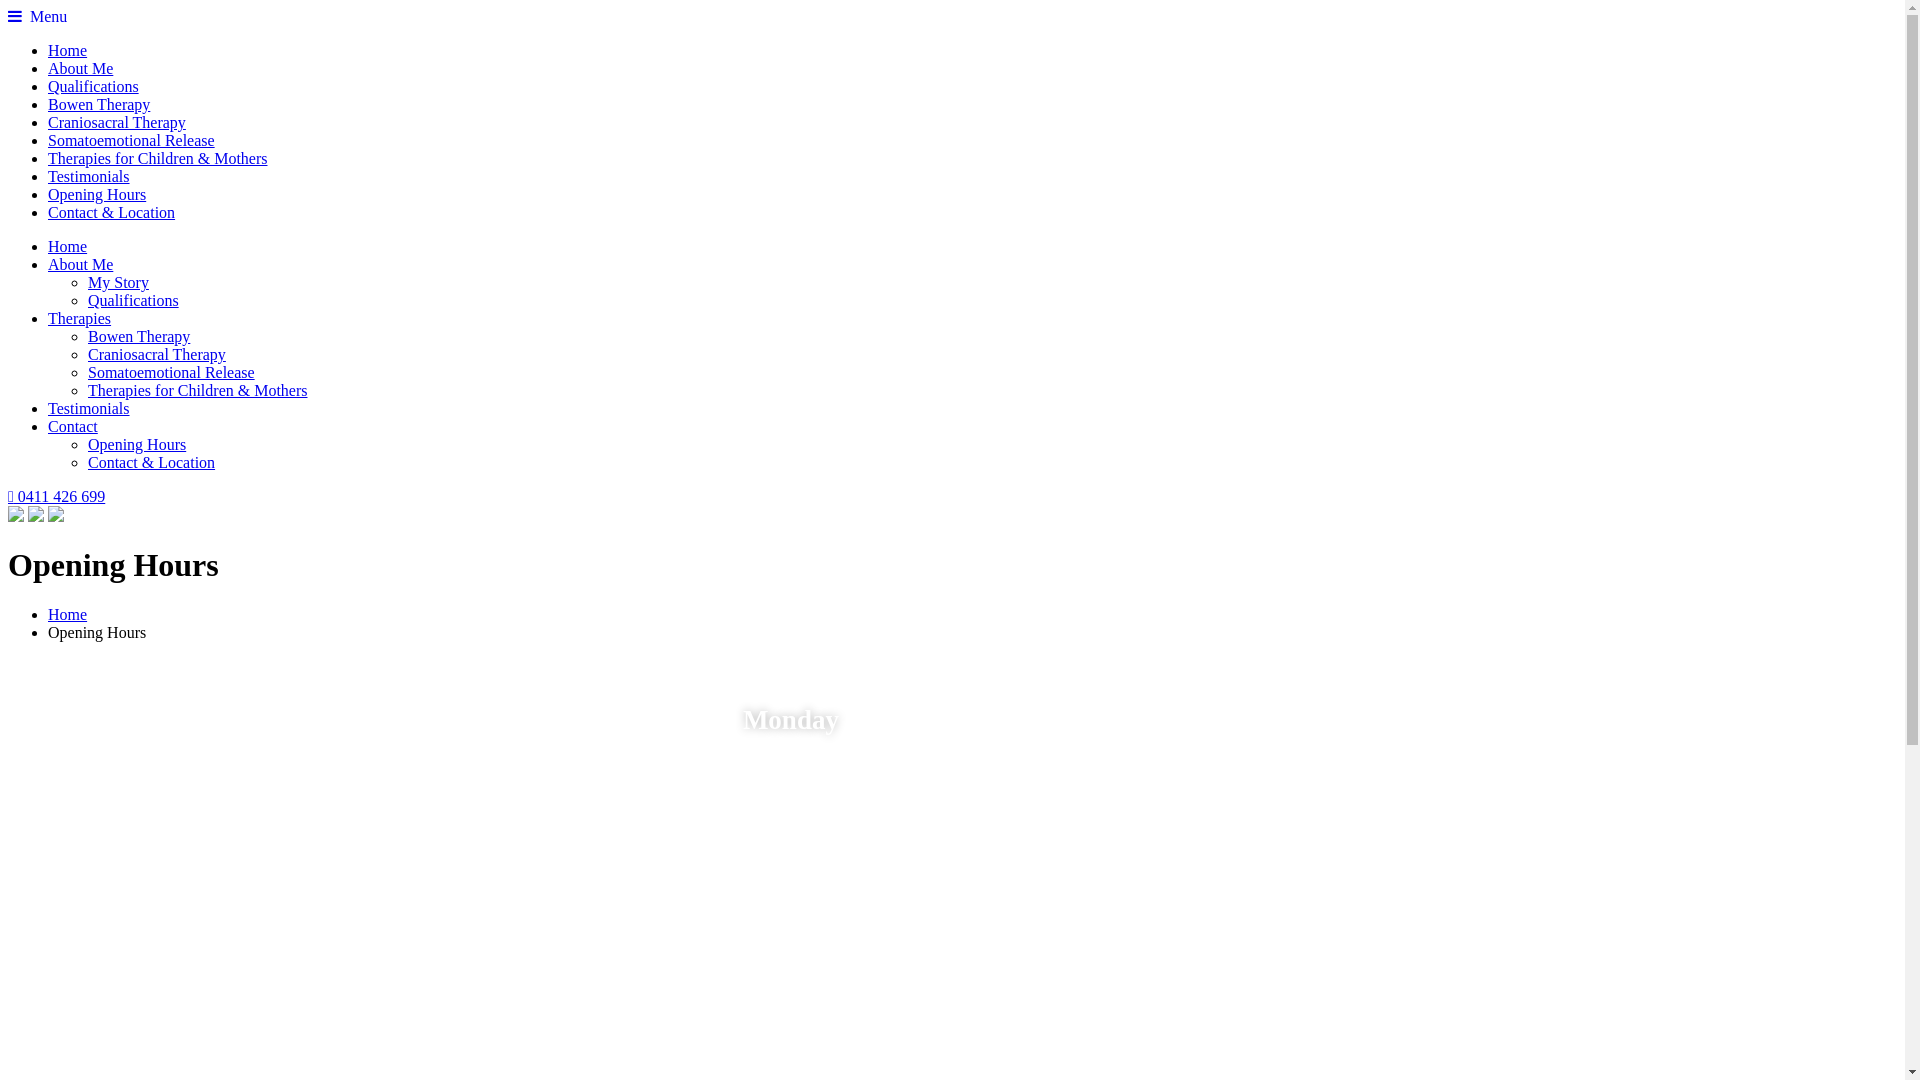 This screenshot has width=1920, height=1080. I want to click on 'Qualifications', so click(48, 85).